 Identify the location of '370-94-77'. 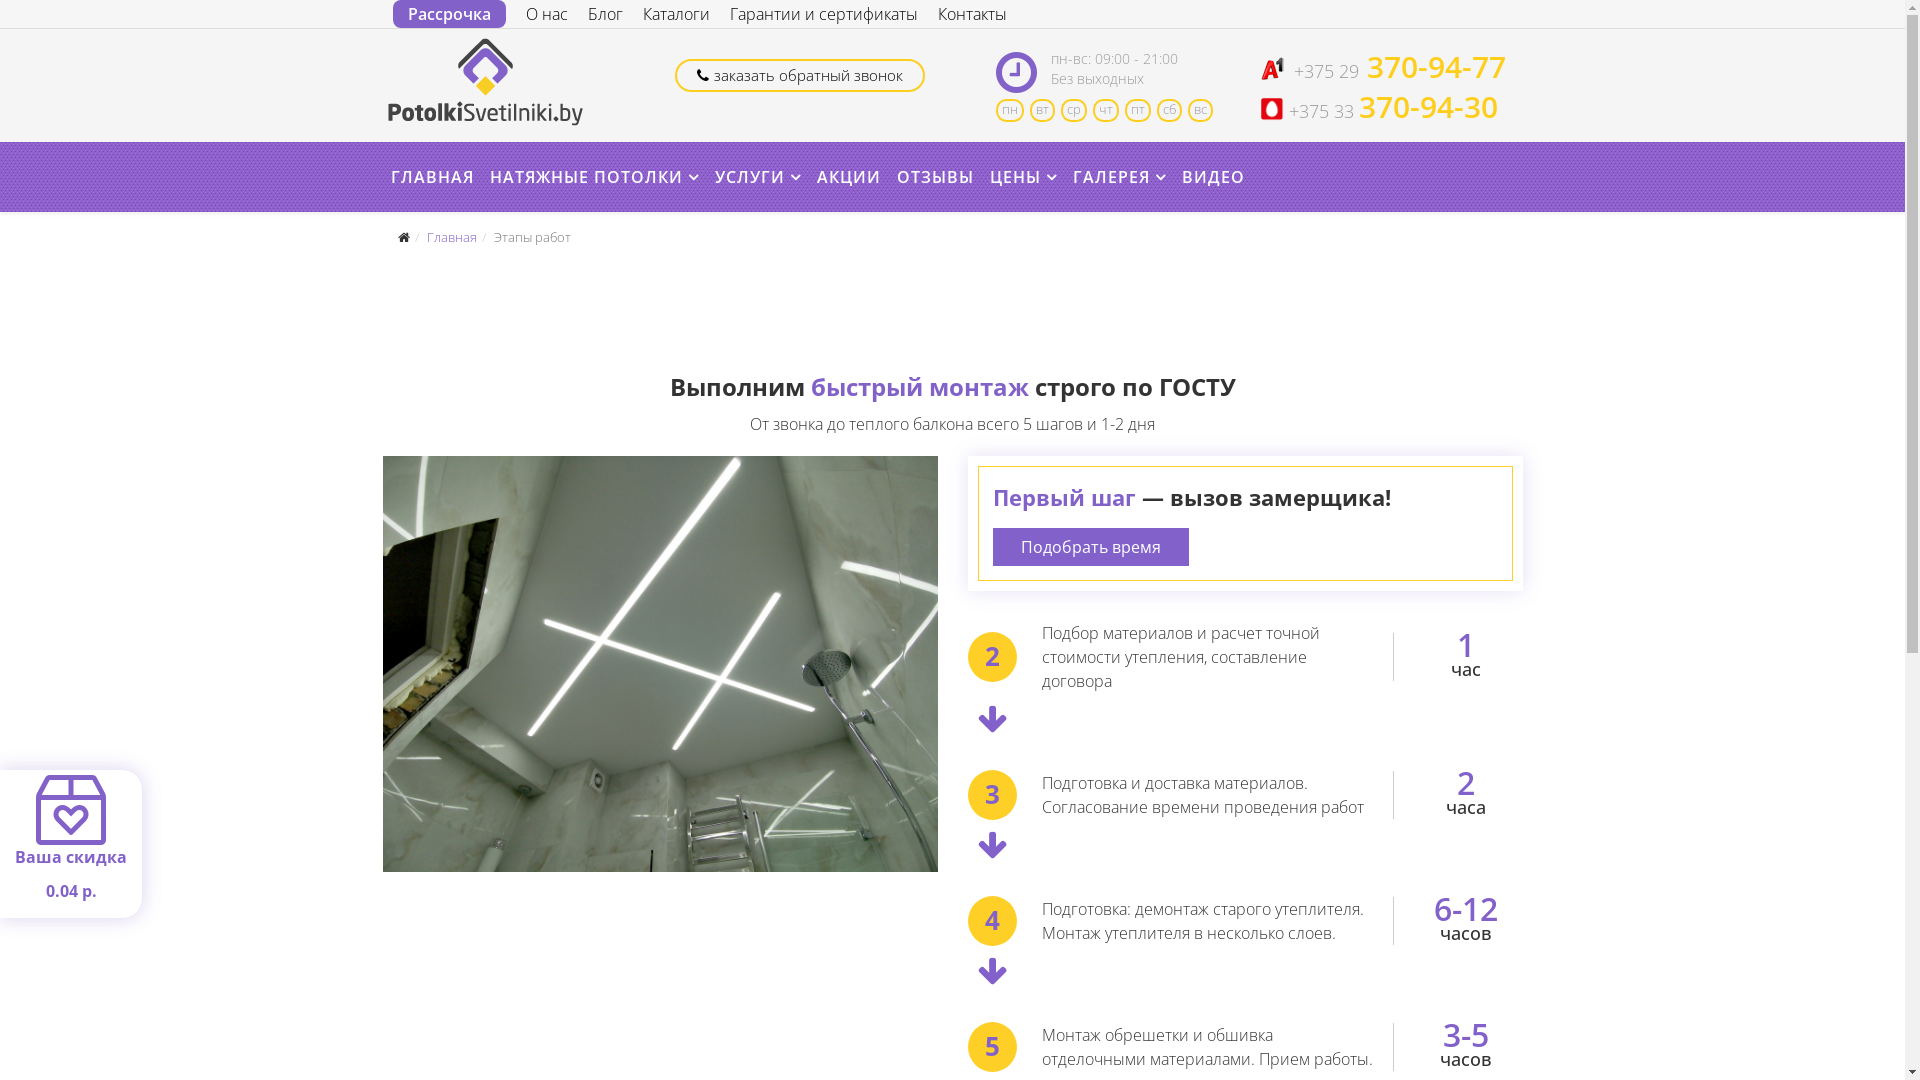
(1431, 69).